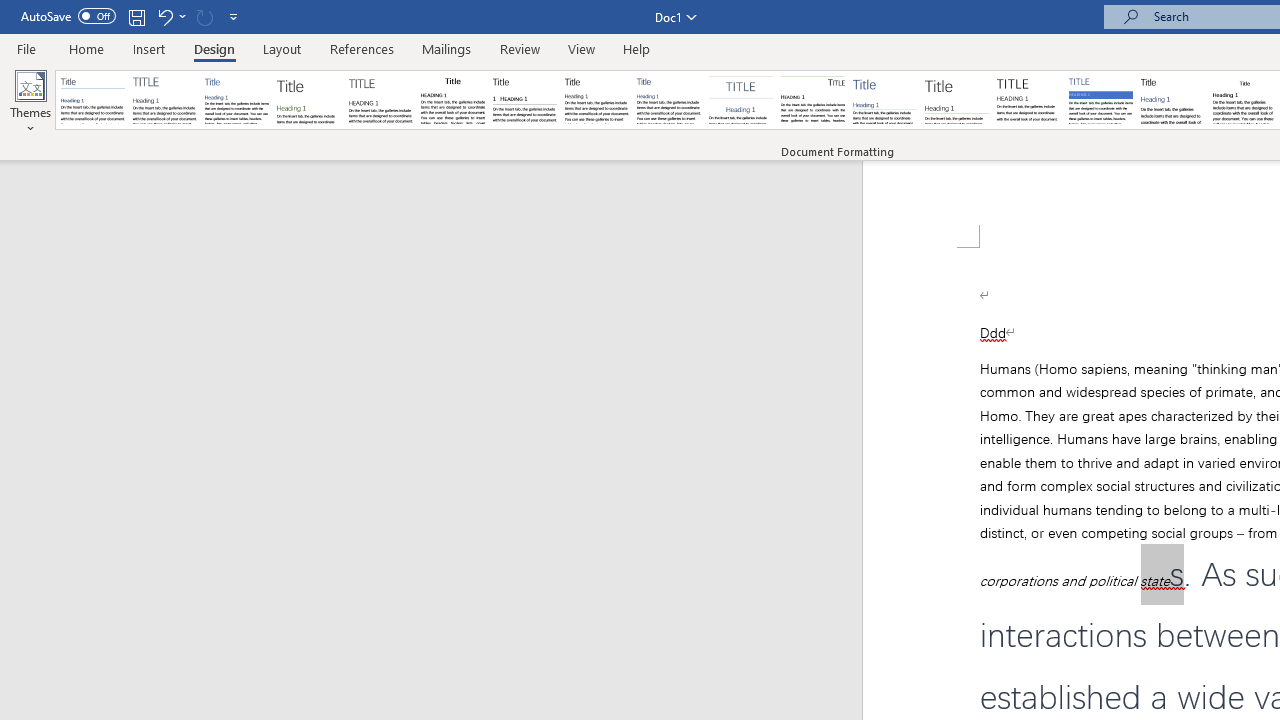 Image resolution: width=1280 pixels, height=720 pixels. Describe the element at coordinates (956, 100) in the screenshot. I see `'Lines (Stylish)'` at that location.